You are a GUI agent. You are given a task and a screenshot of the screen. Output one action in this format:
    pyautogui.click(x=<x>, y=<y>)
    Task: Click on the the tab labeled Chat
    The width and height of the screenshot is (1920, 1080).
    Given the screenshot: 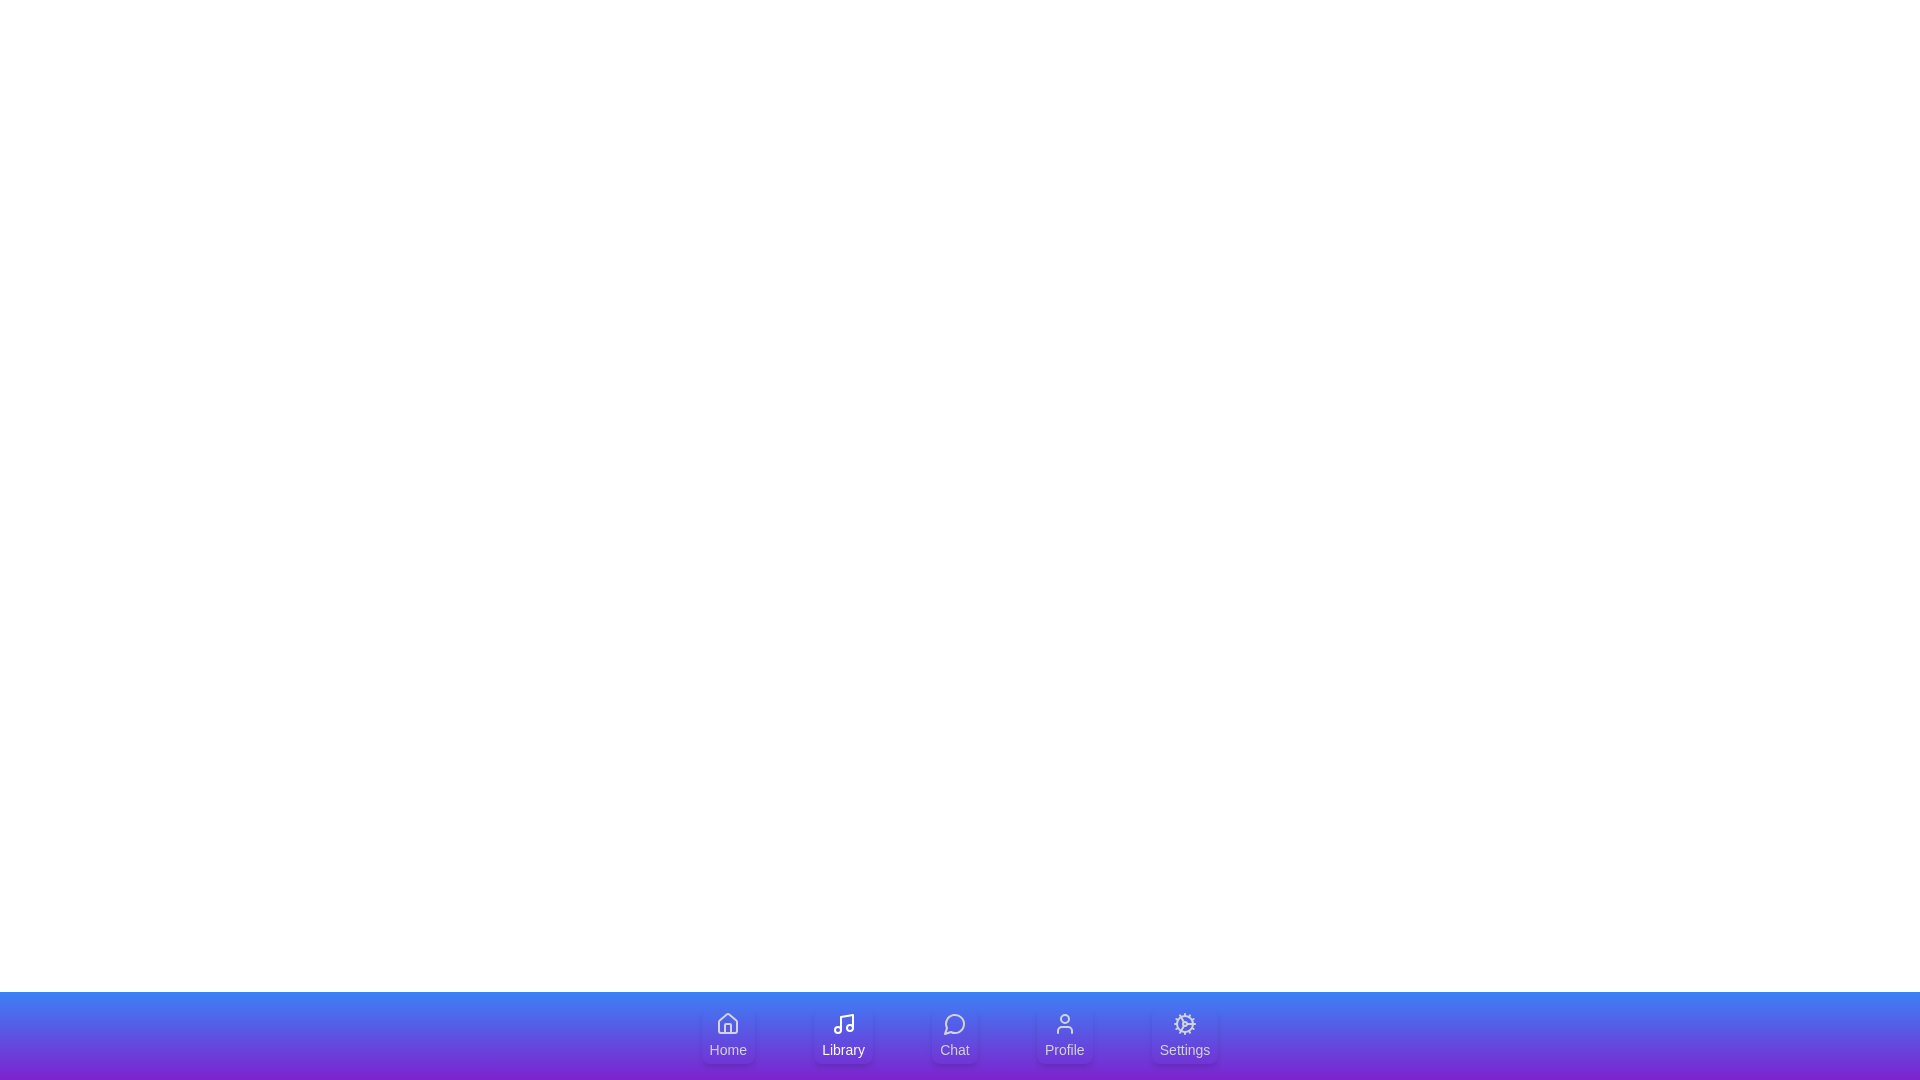 What is the action you would take?
    pyautogui.click(x=953, y=1035)
    